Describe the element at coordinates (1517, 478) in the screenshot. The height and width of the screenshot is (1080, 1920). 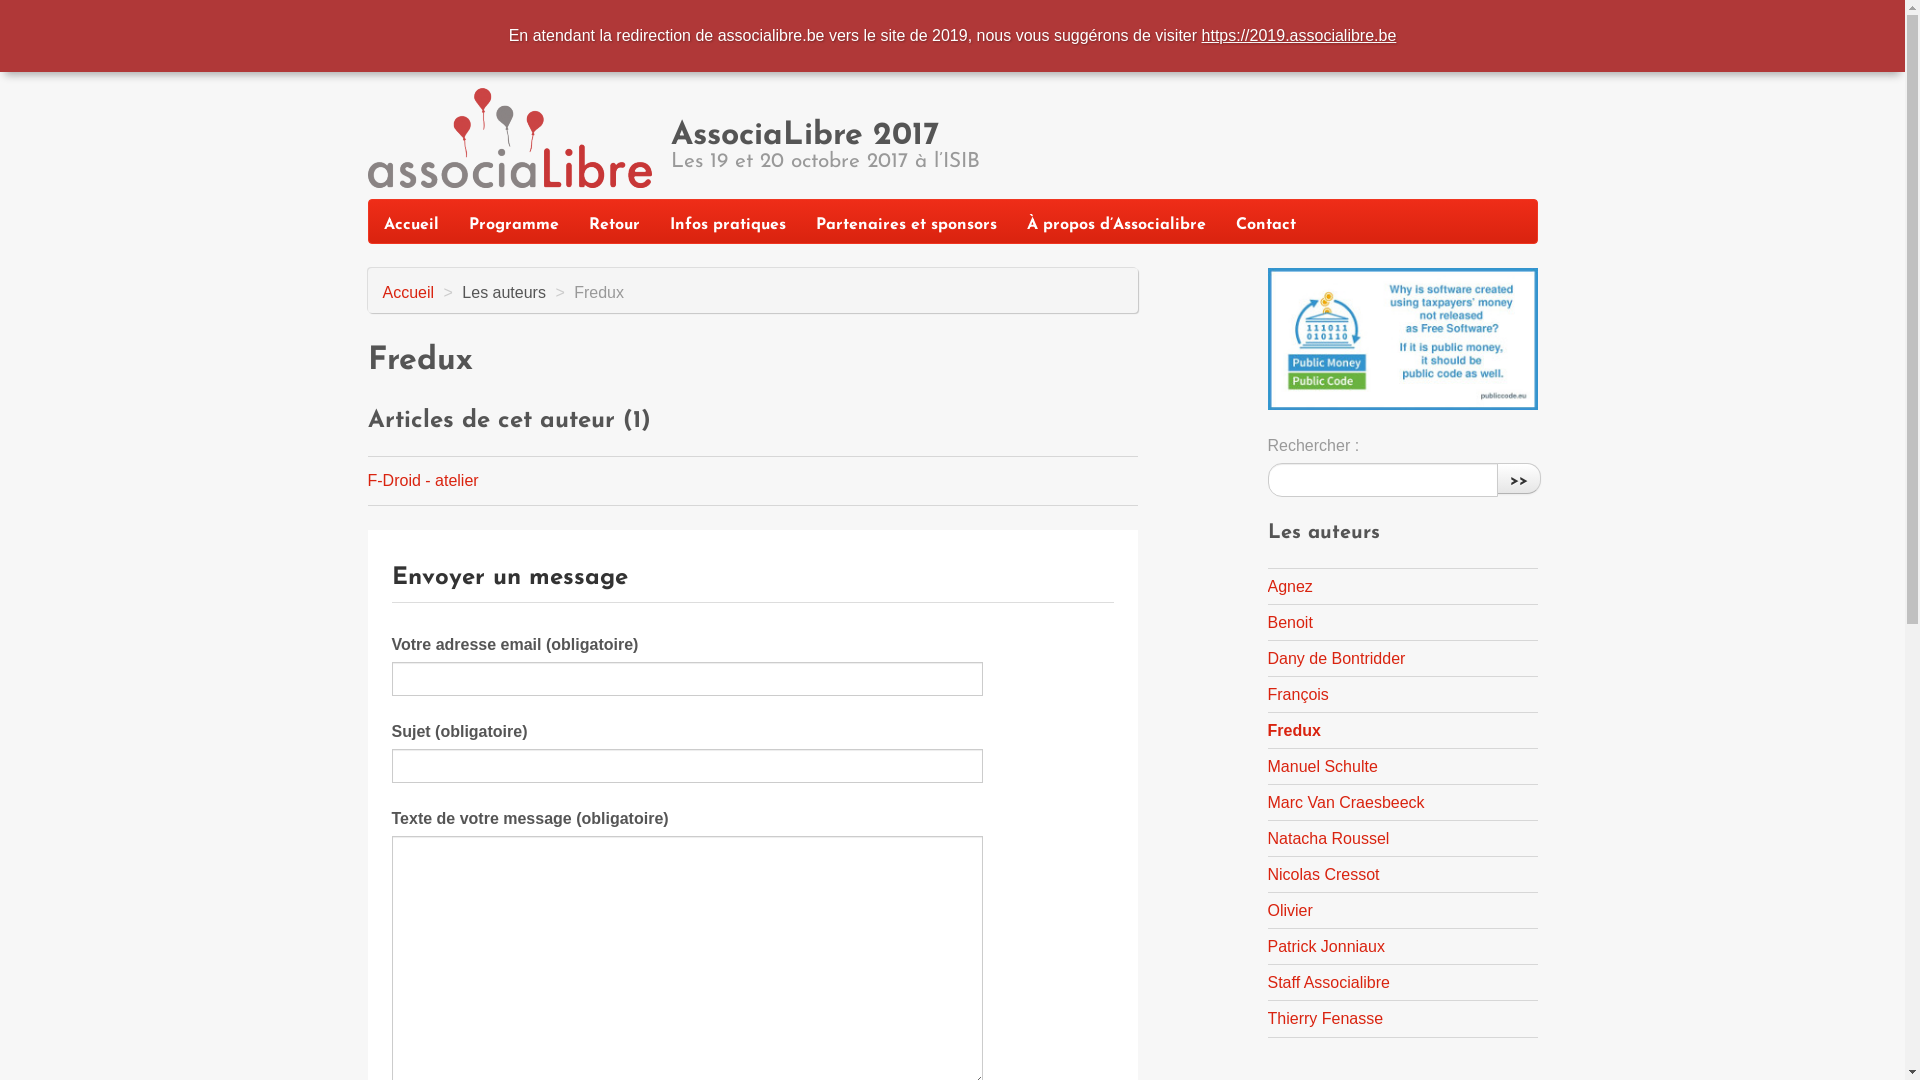
I see `'>>'` at that location.